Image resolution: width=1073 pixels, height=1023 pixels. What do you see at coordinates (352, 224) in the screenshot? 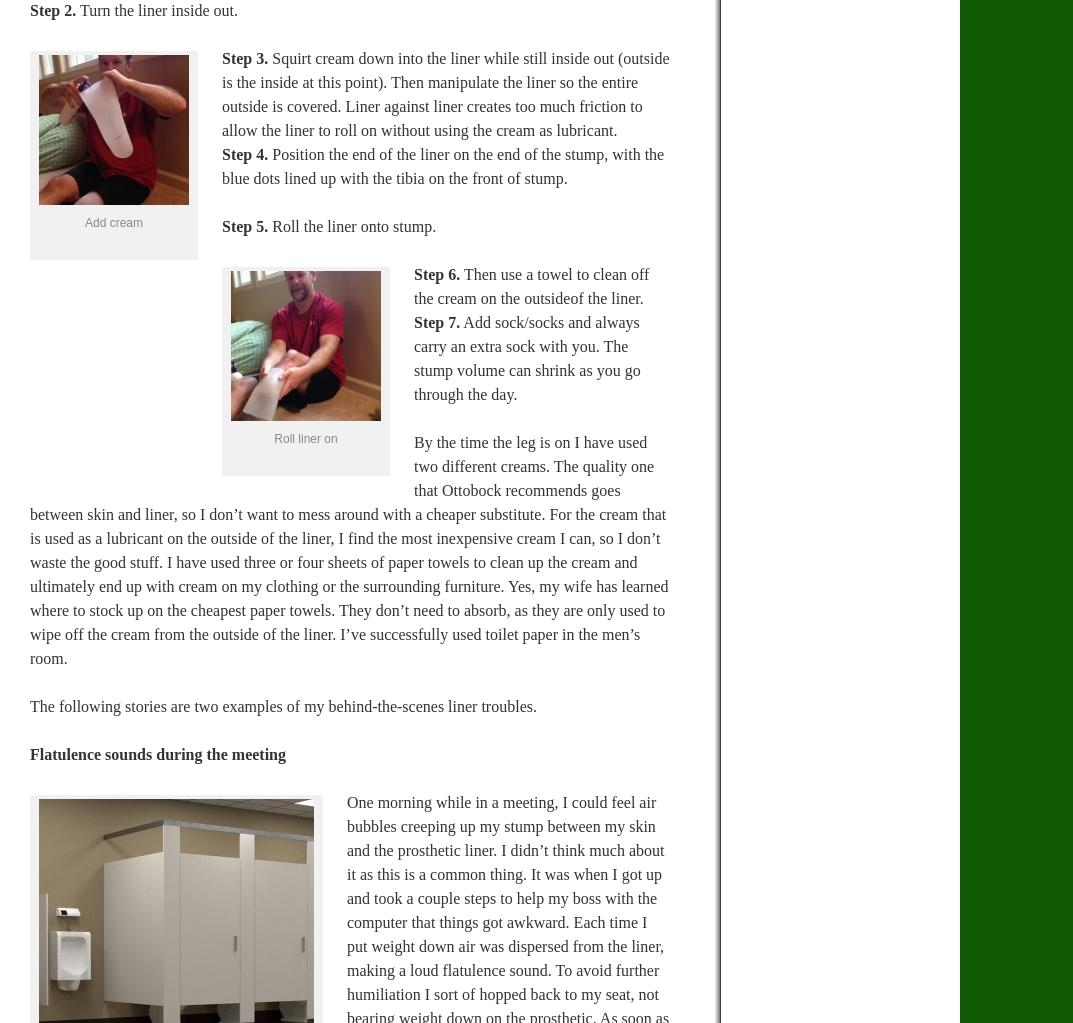
I see `'Roll the liner onto stump.'` at bounding box center [352, 224].